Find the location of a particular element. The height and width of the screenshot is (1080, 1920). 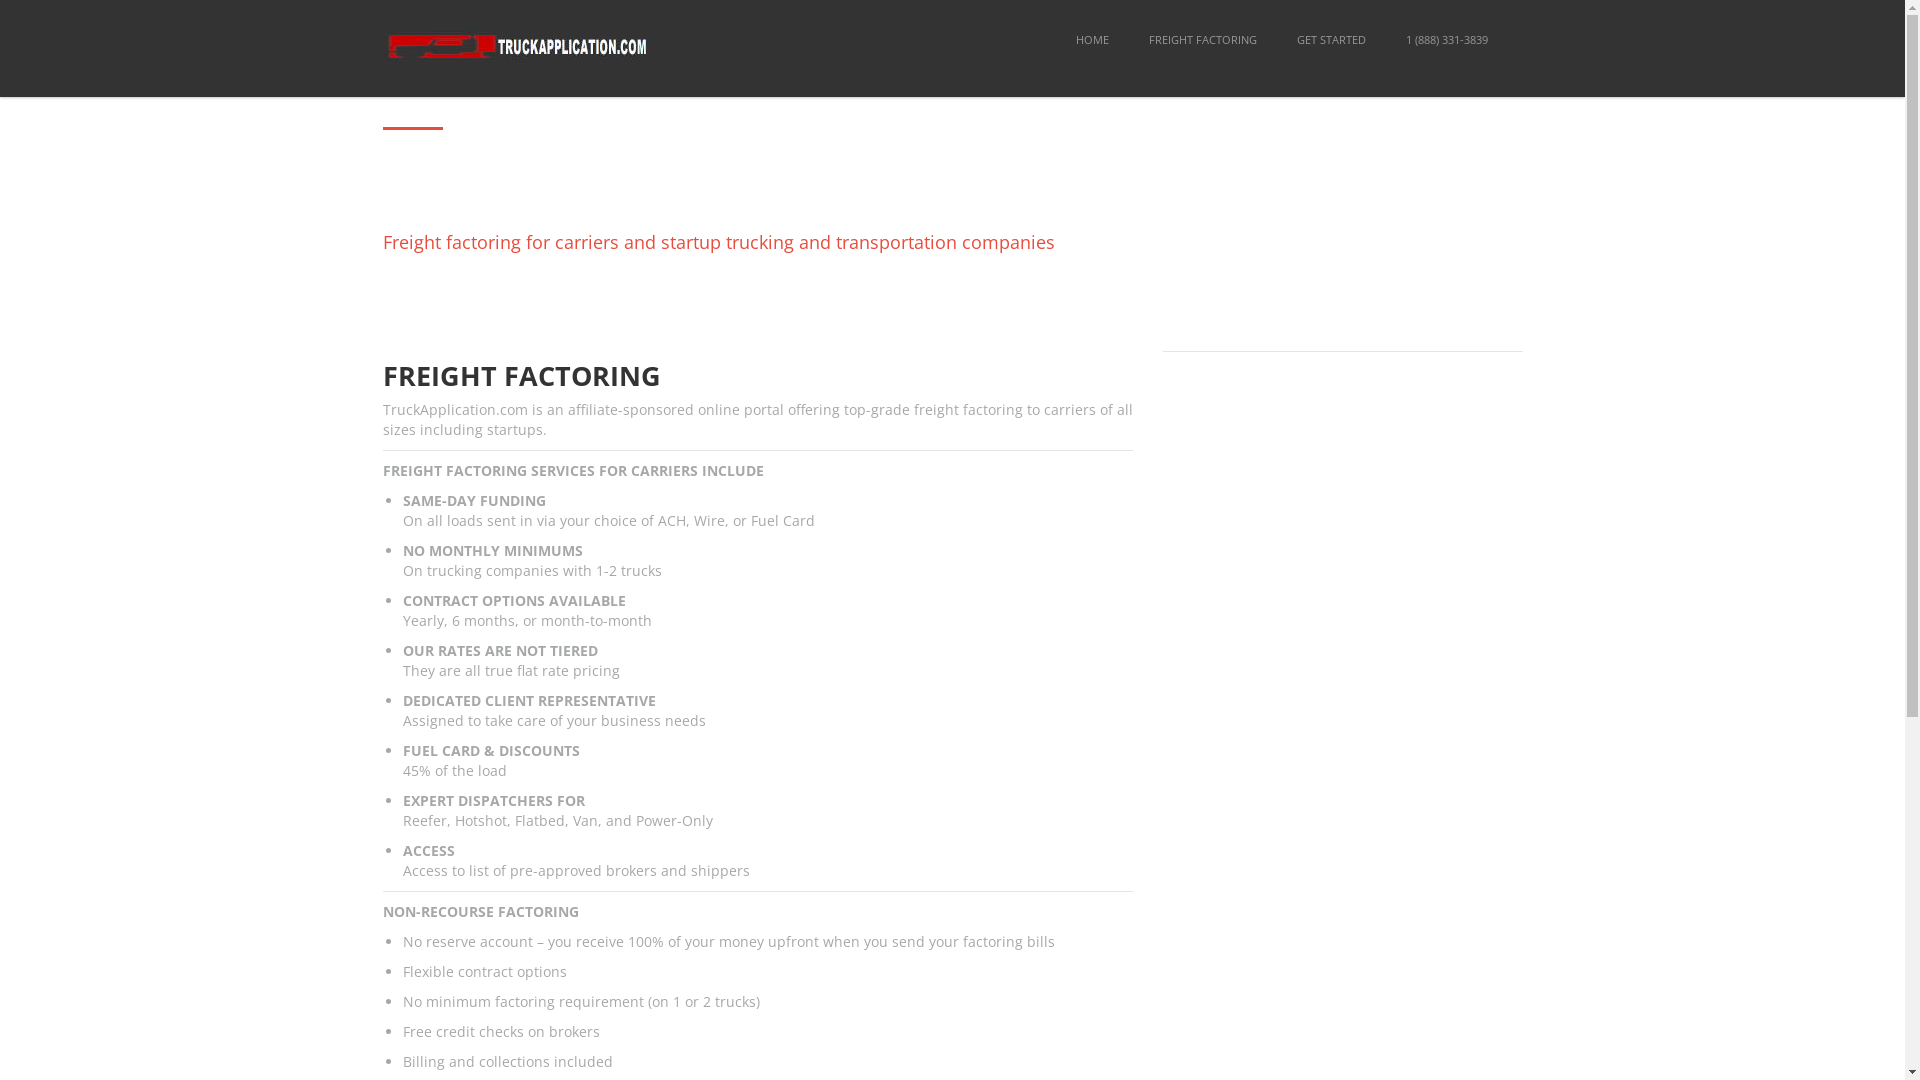

'HOME' is located at coordinates (1055, 41).